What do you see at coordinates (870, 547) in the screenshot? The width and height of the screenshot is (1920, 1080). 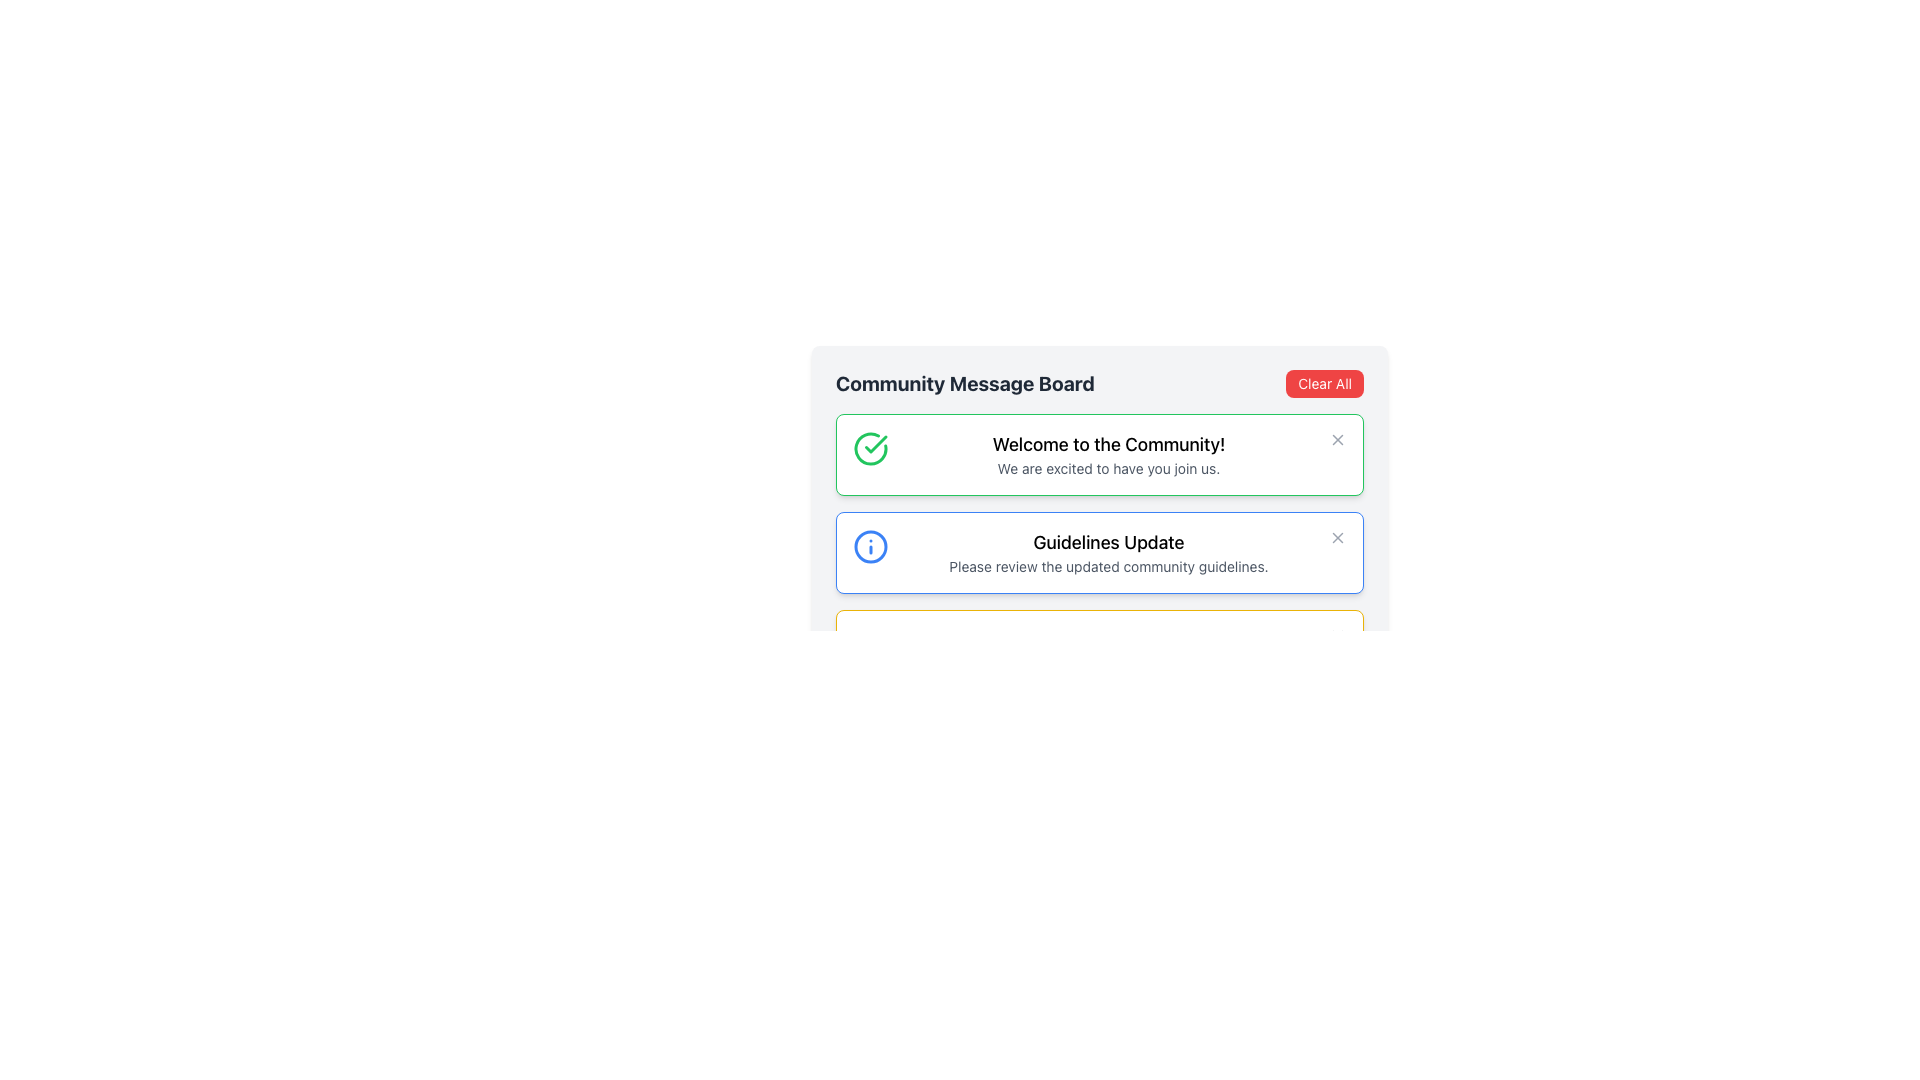 I see `the SVG Circle Graphic representing the outer boundary of the information icon located to the left of the 'Guidelines Update' text` at bounding box center [870, 547].